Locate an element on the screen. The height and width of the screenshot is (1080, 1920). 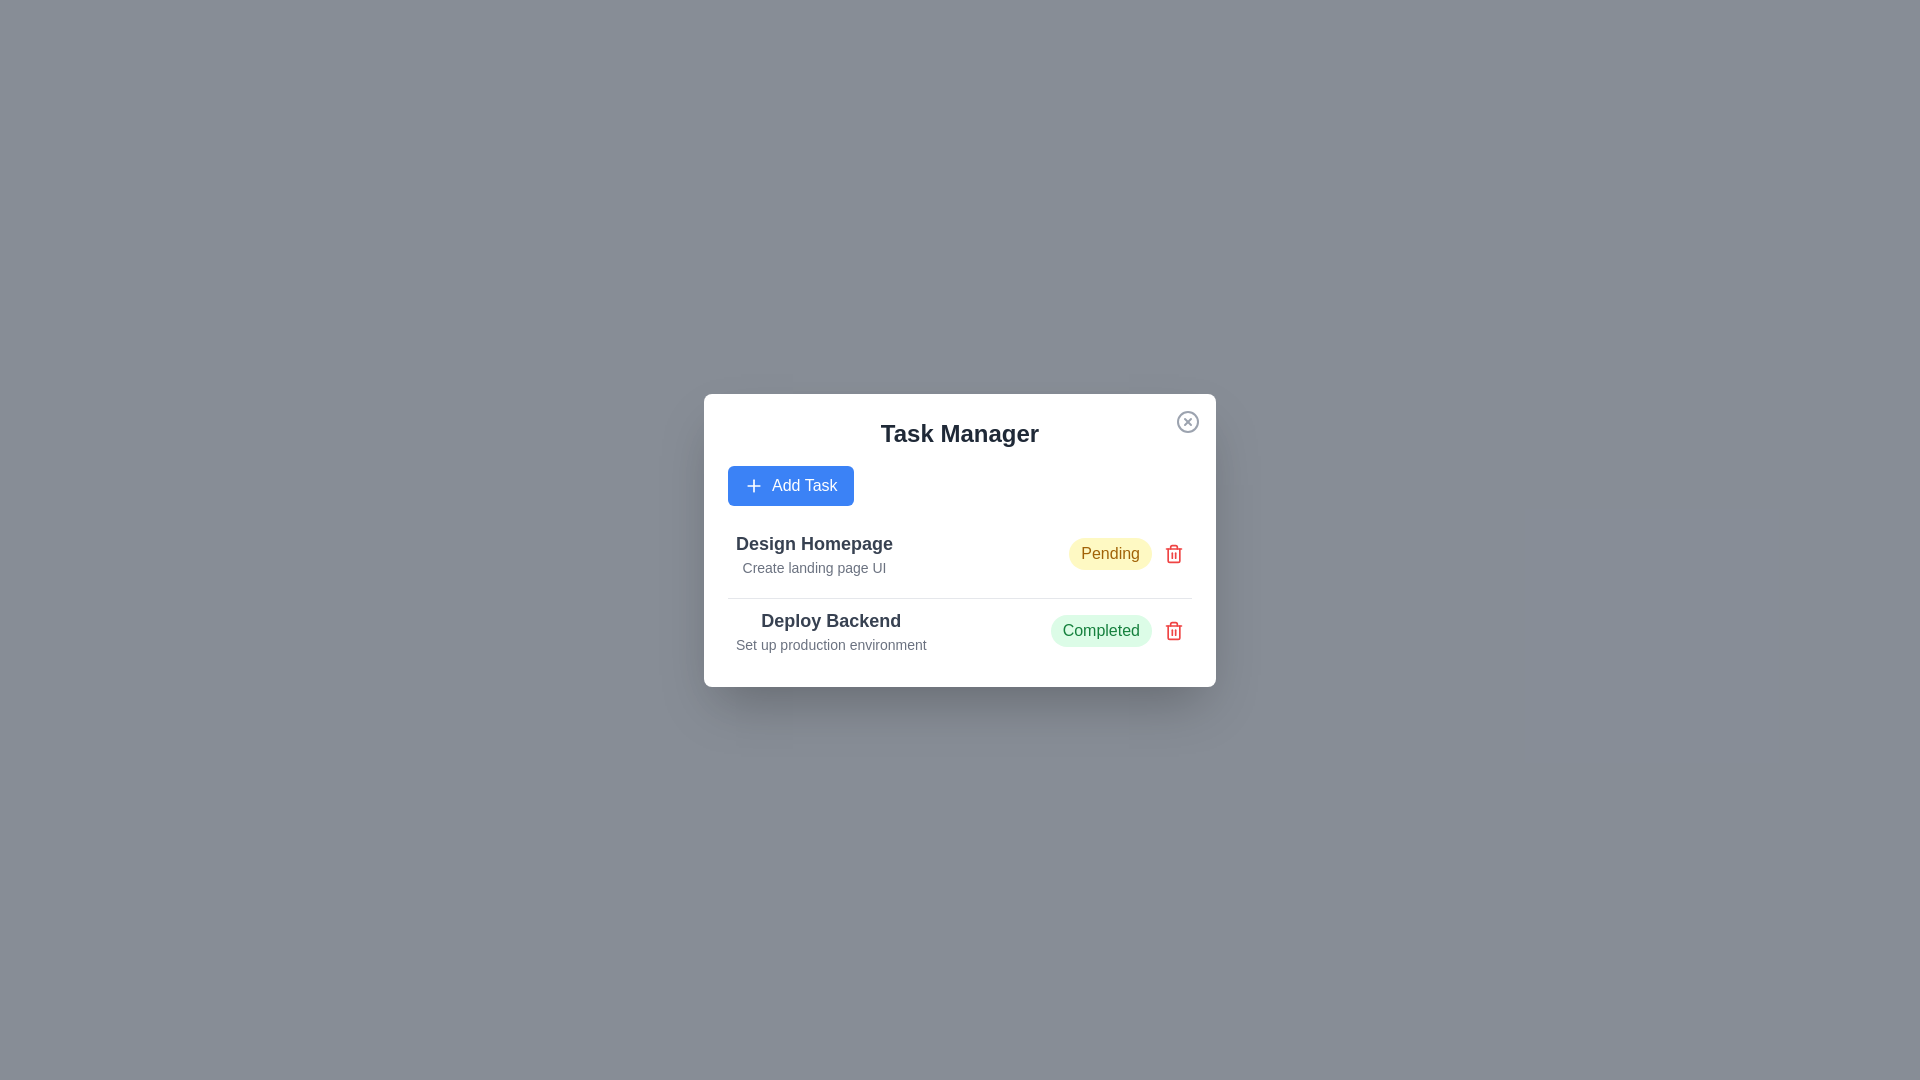
the red trash icon button, which signifies a delete action and is located to the right of the 'Completed' label and green badge, to trigger its hover effect is located at coordinates (1174, 628).